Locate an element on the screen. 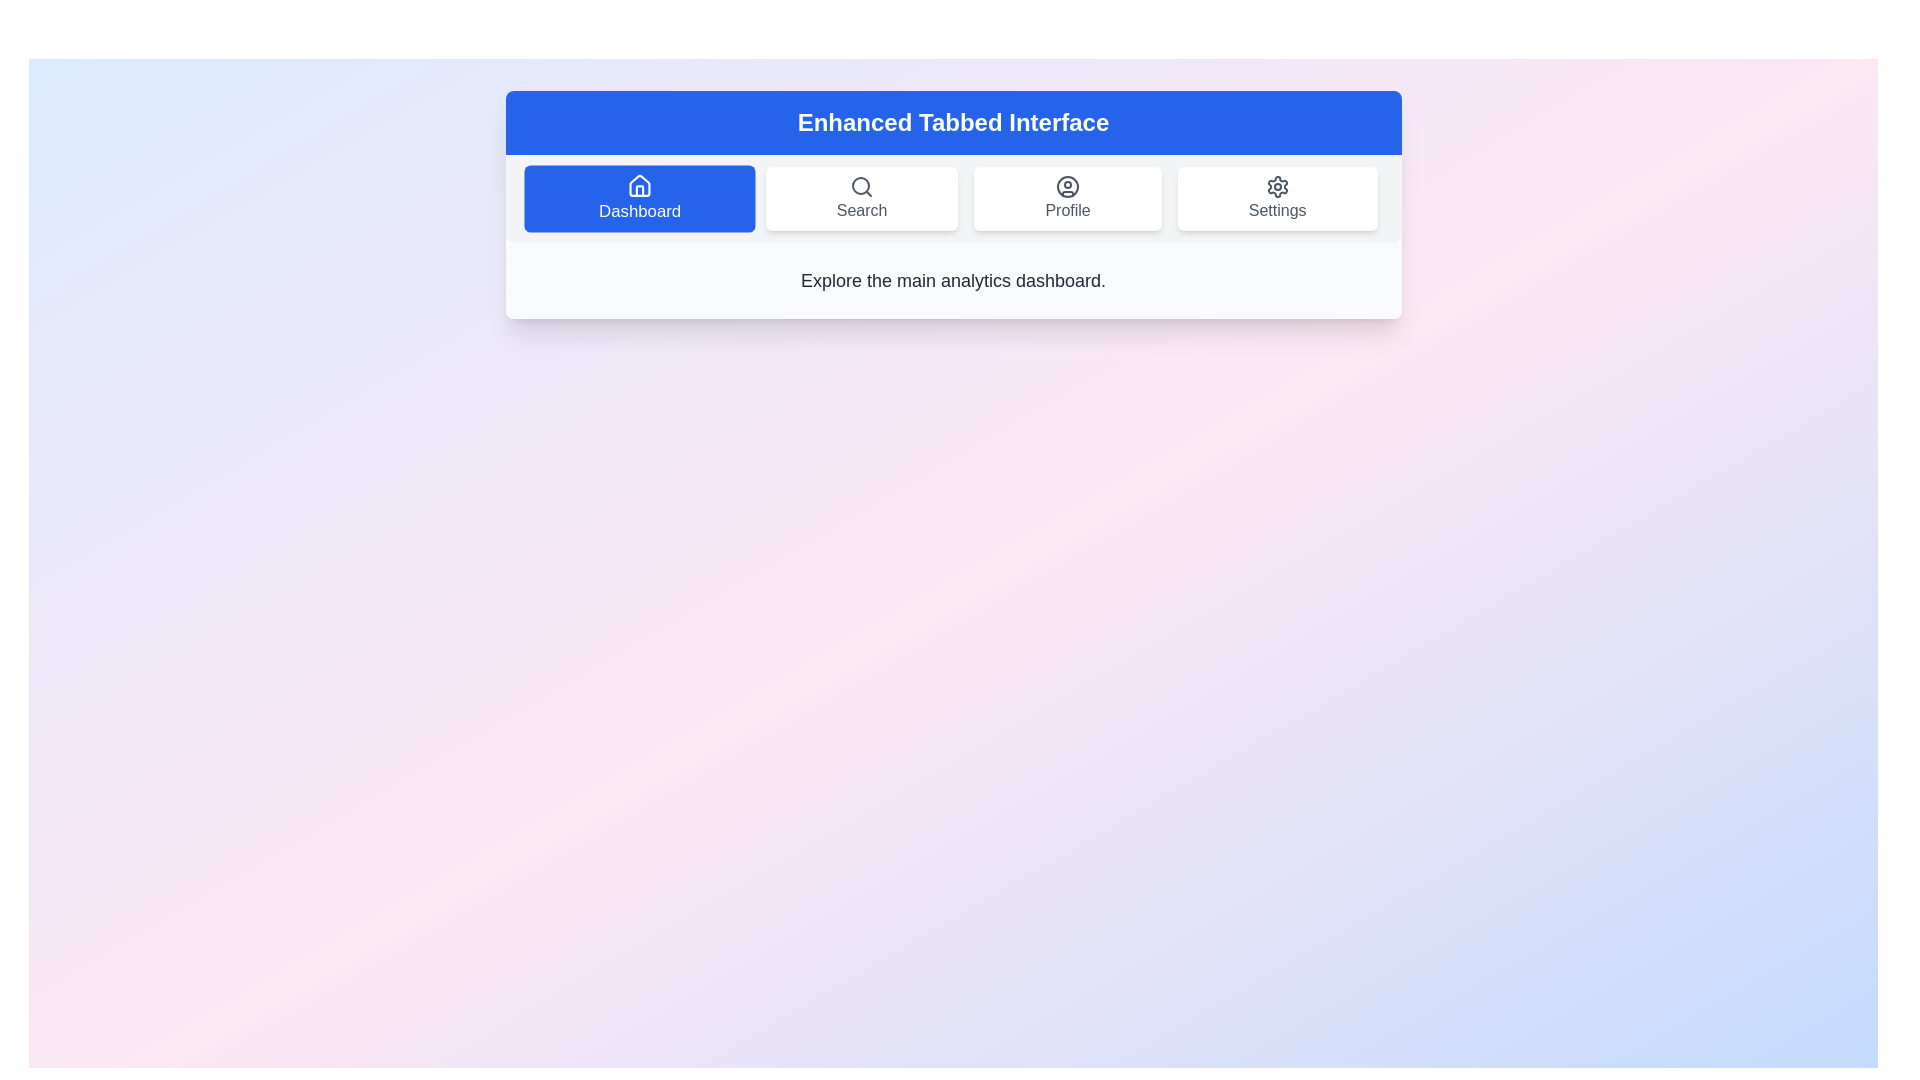 The image size is (1920, 1080). the outermost circular SVG shape in the 'Profile' tab button, styled with a stroke and no fill color is located at coordinates (1067, 186).